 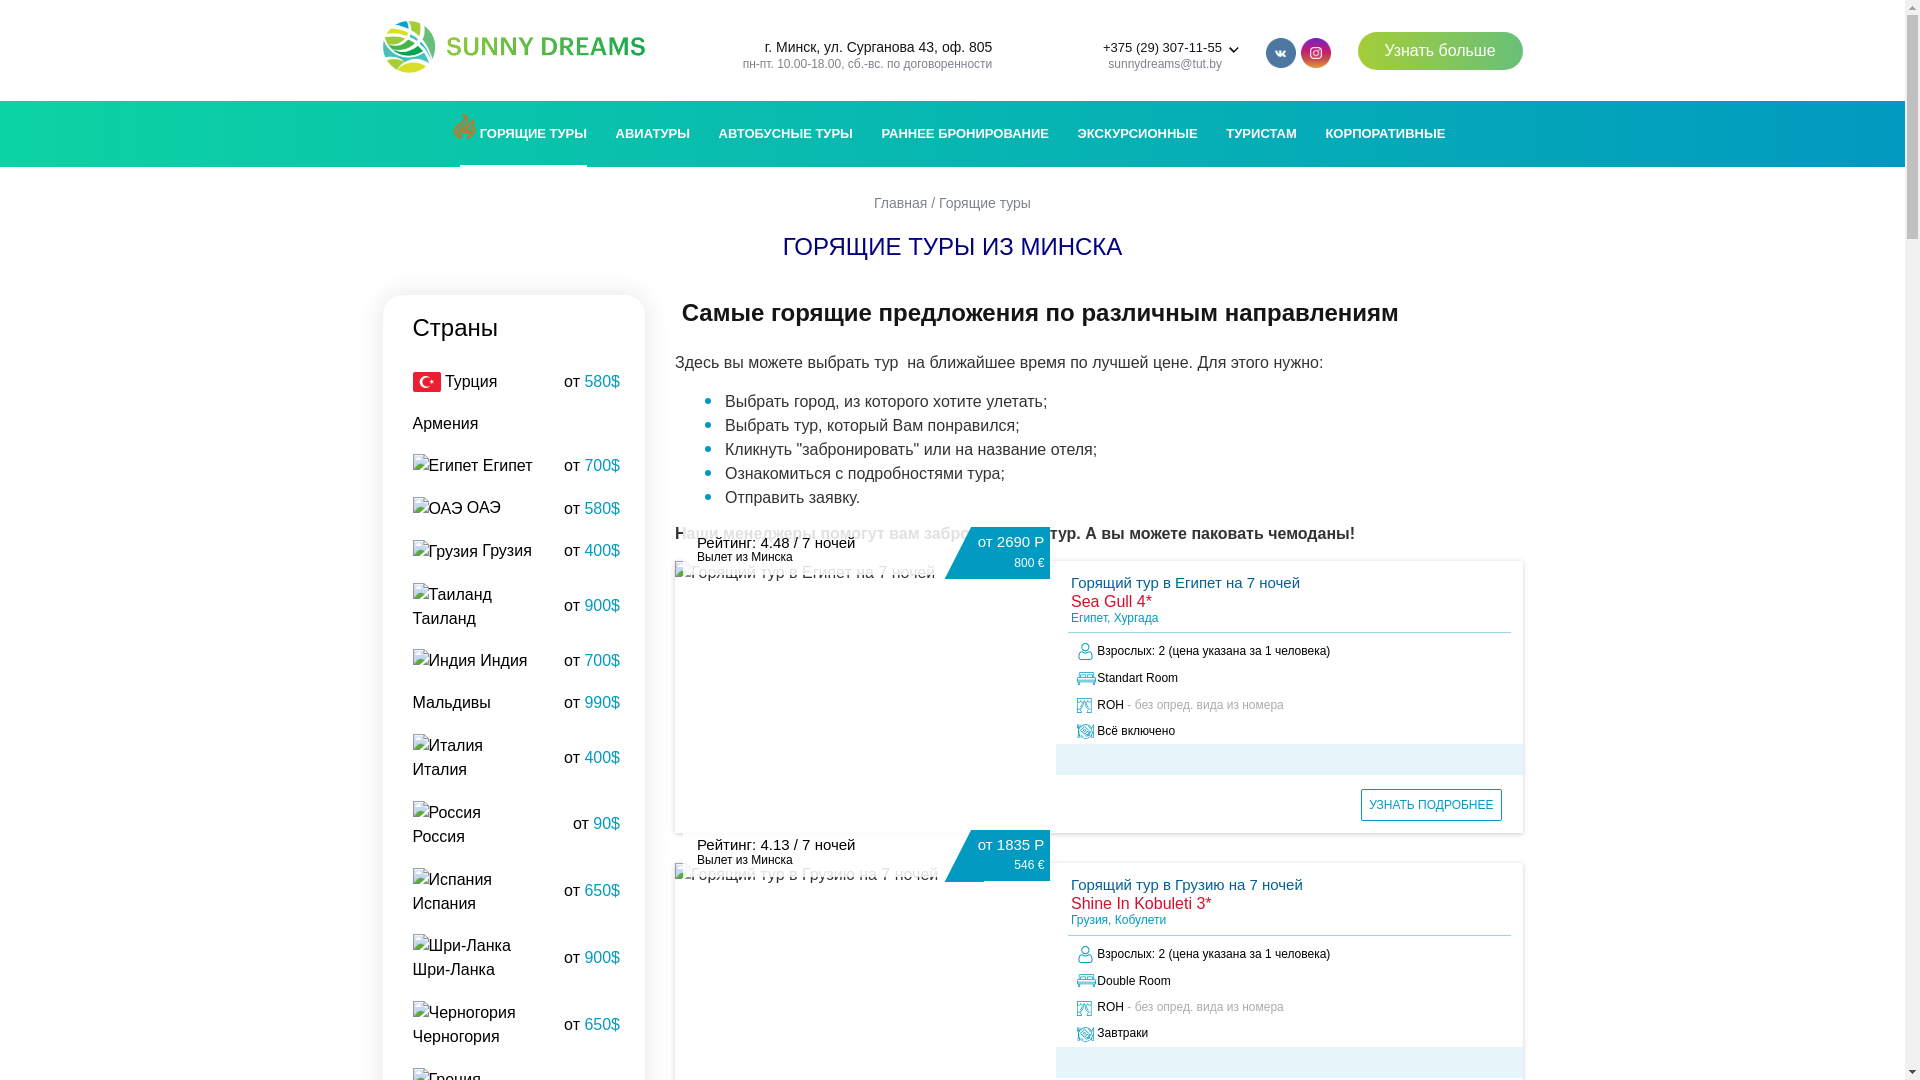 What do you see at coordinates (1165, 63) in the screenshot?
I see `'sunnydreams@tut.by'` at bounding box center [1165, 63].